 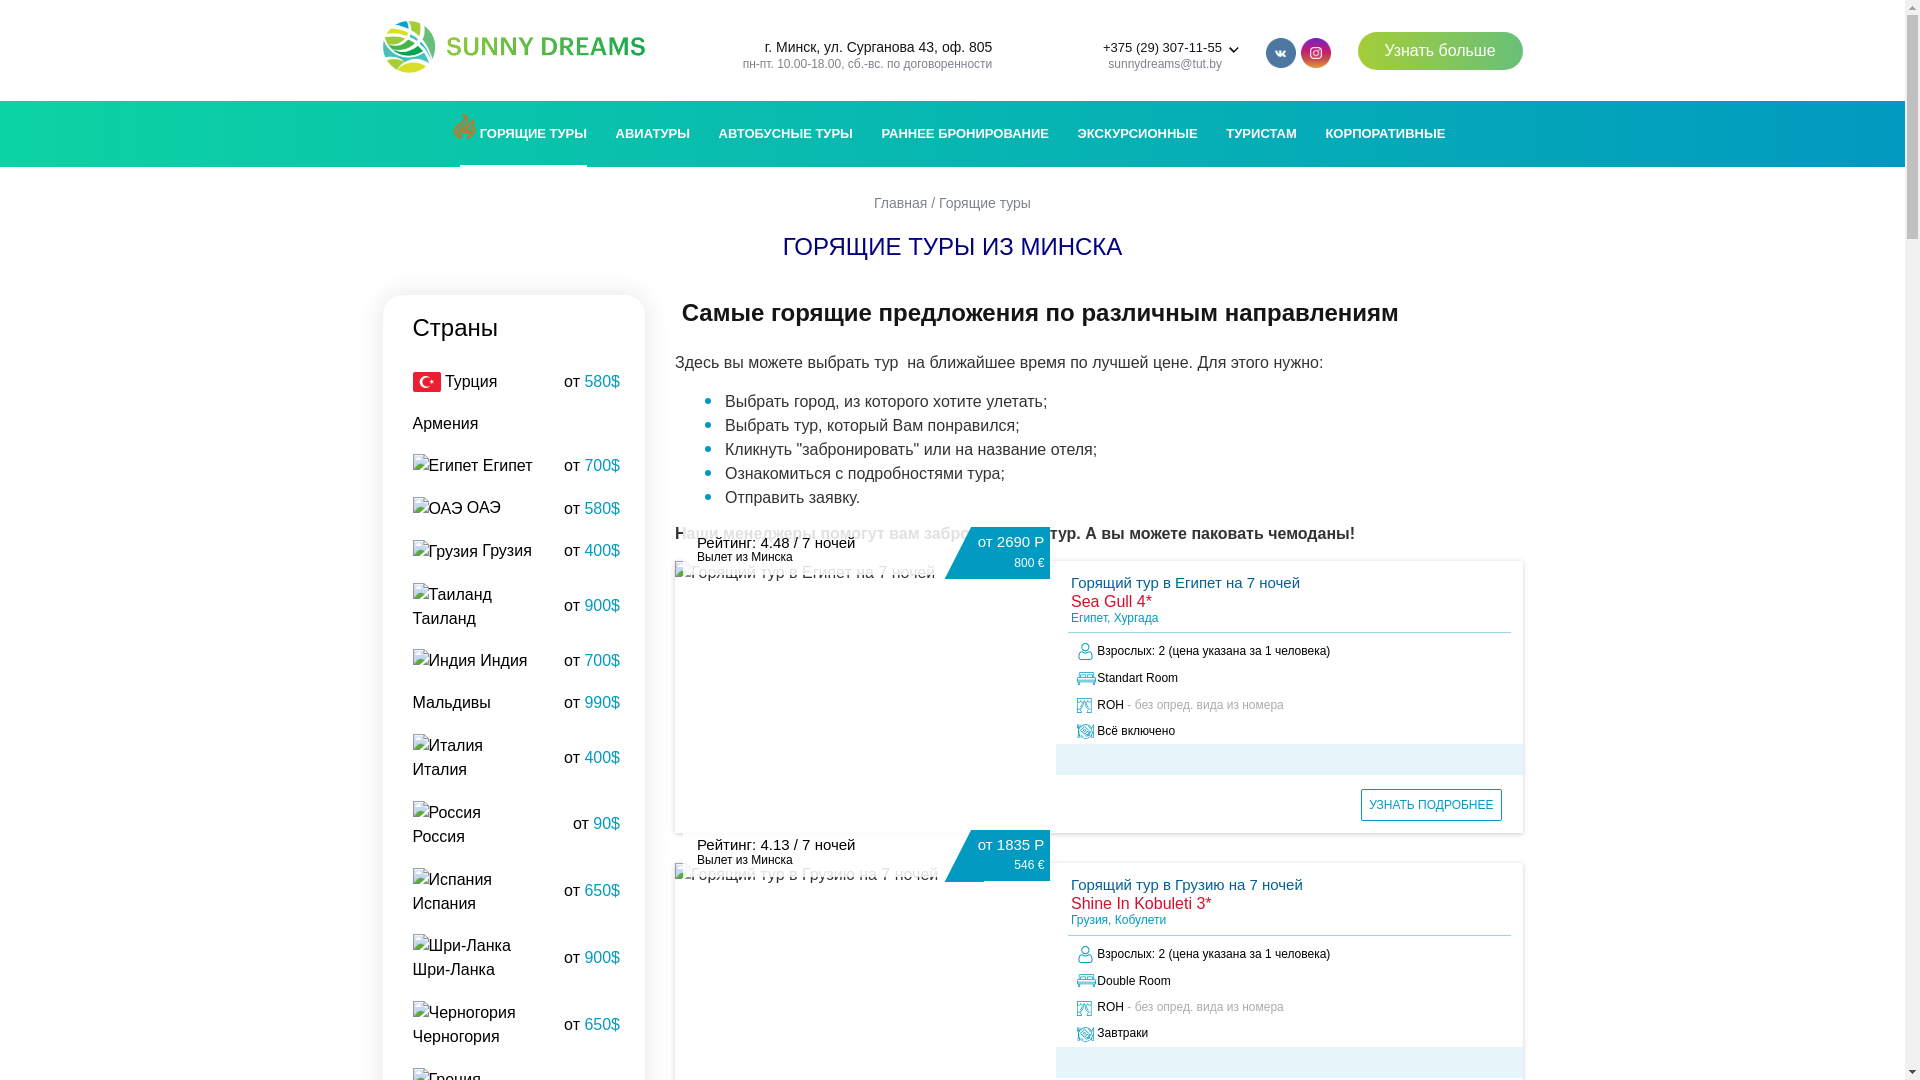 What do you see at coordinates (1165, 63) in the screenshot?
I see `'sunnydreams@tut.by'` at bounding box center [1165, 63].